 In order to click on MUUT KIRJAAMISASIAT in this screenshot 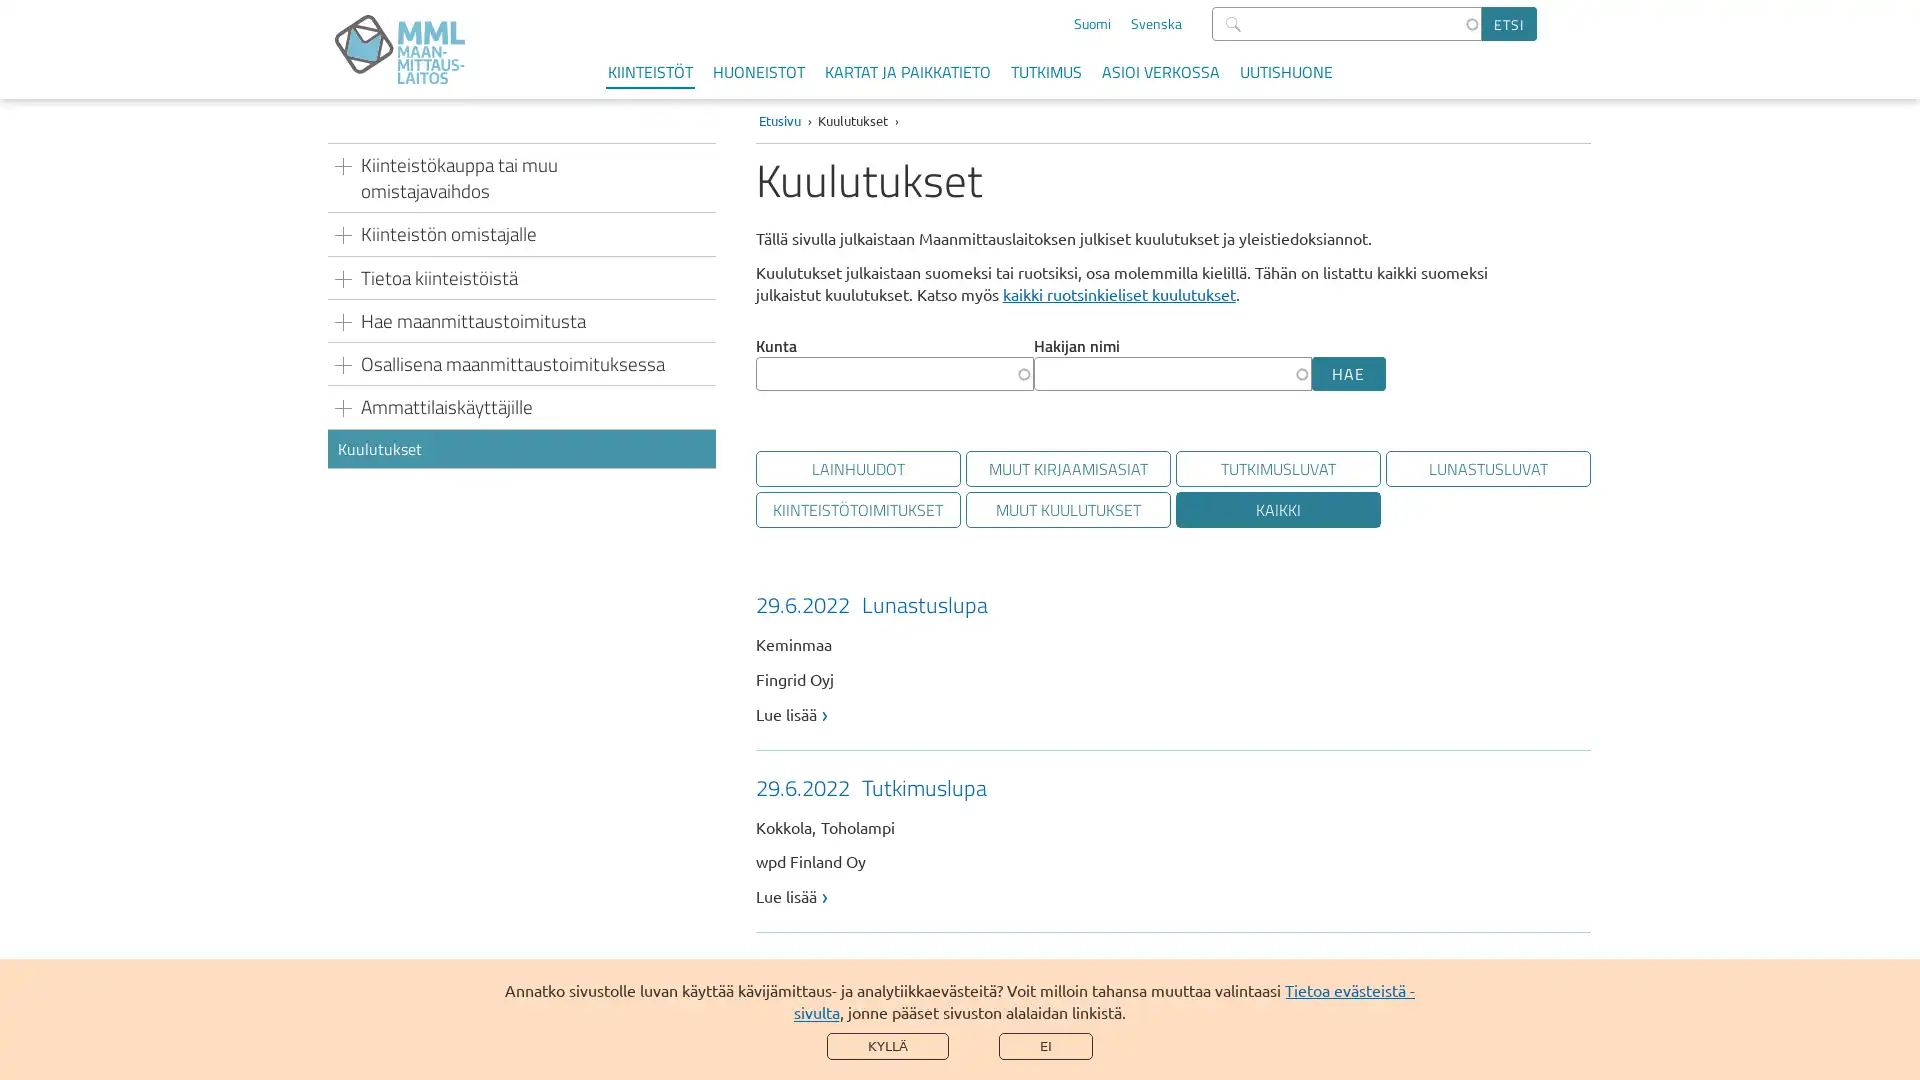, I will do `click(1066, 469)`.